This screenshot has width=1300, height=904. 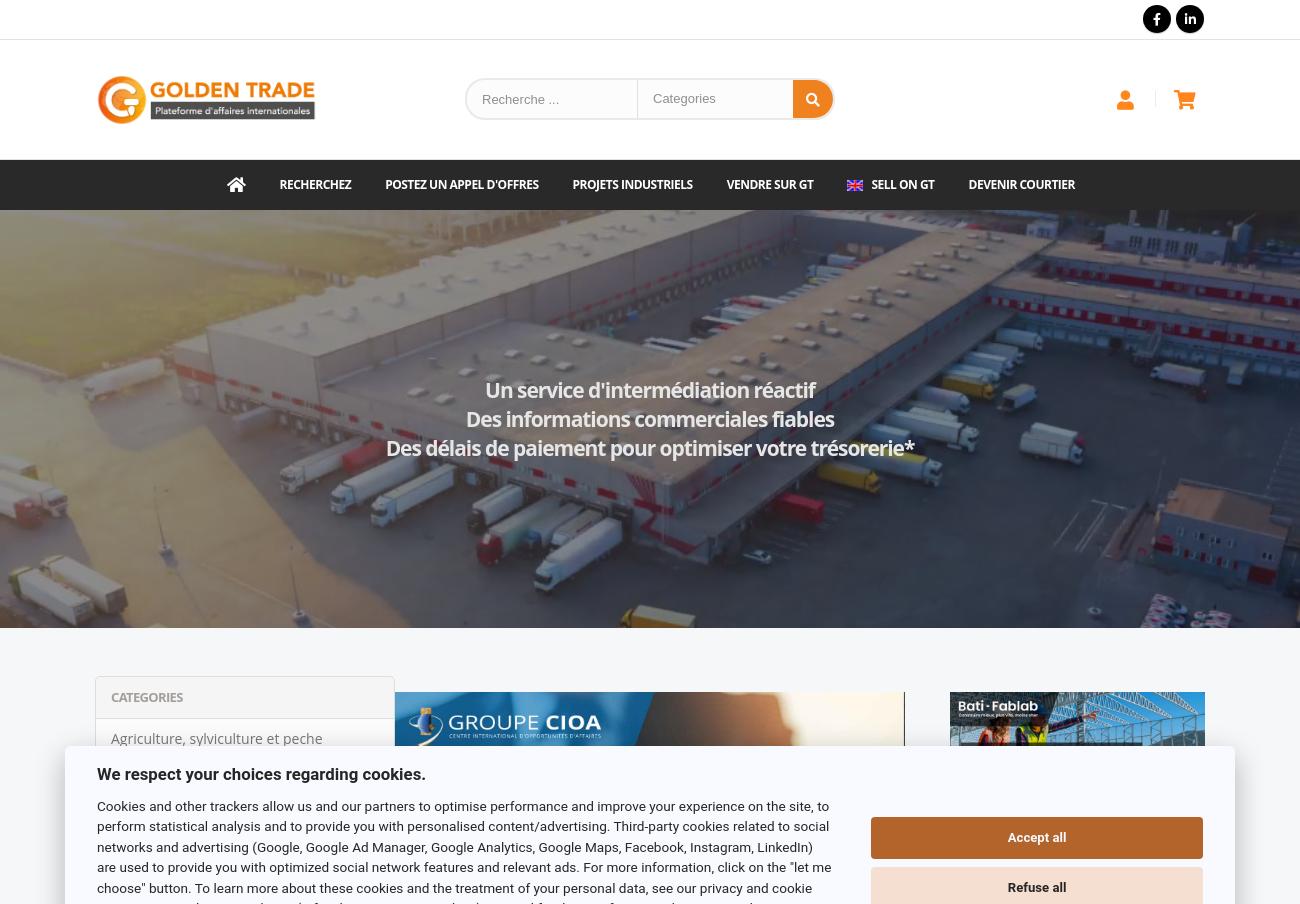 I want to click on 'Services de soutien industriel', so click(x=206, y=779).